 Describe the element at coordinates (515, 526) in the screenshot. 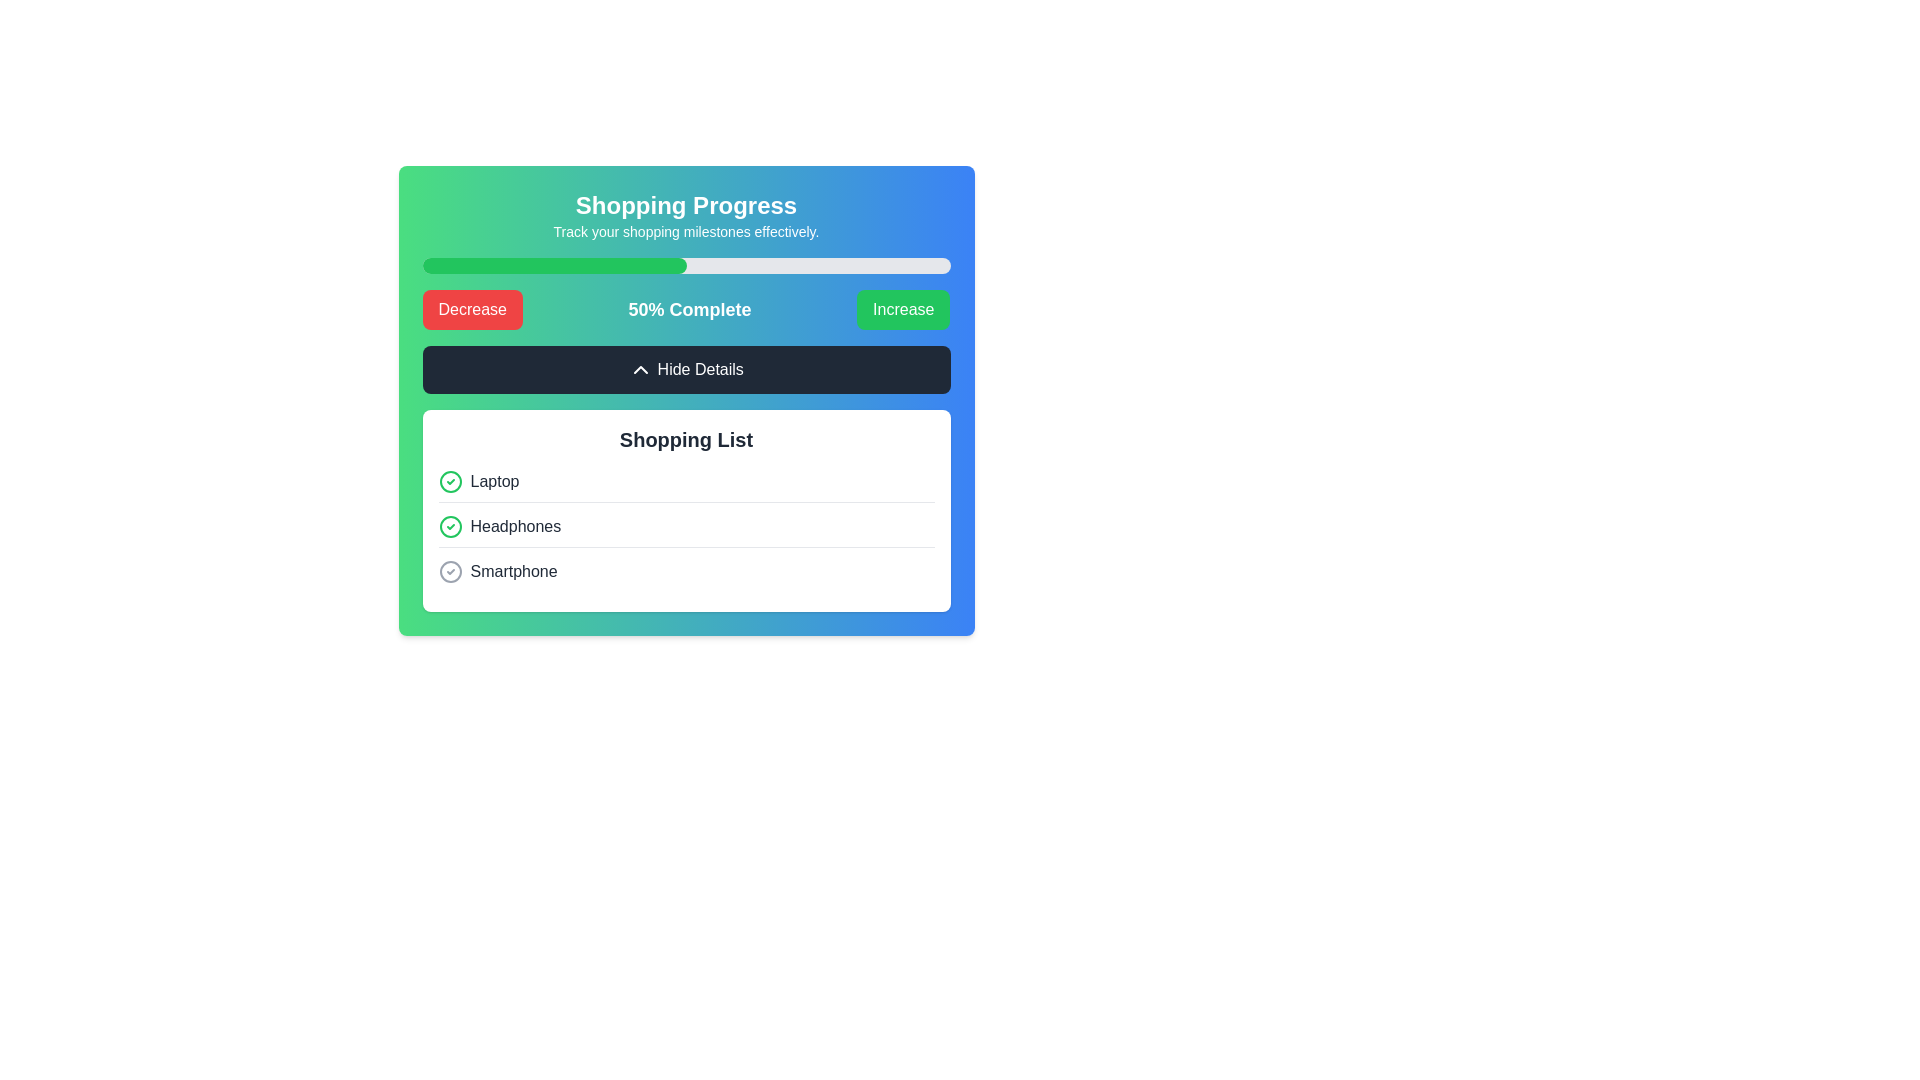

I see `the static text label for 'Headphones' in the shopping list, located under the header 'Shopping List' as the second item between 'Laptop' and 'Smartphone'` at that location.